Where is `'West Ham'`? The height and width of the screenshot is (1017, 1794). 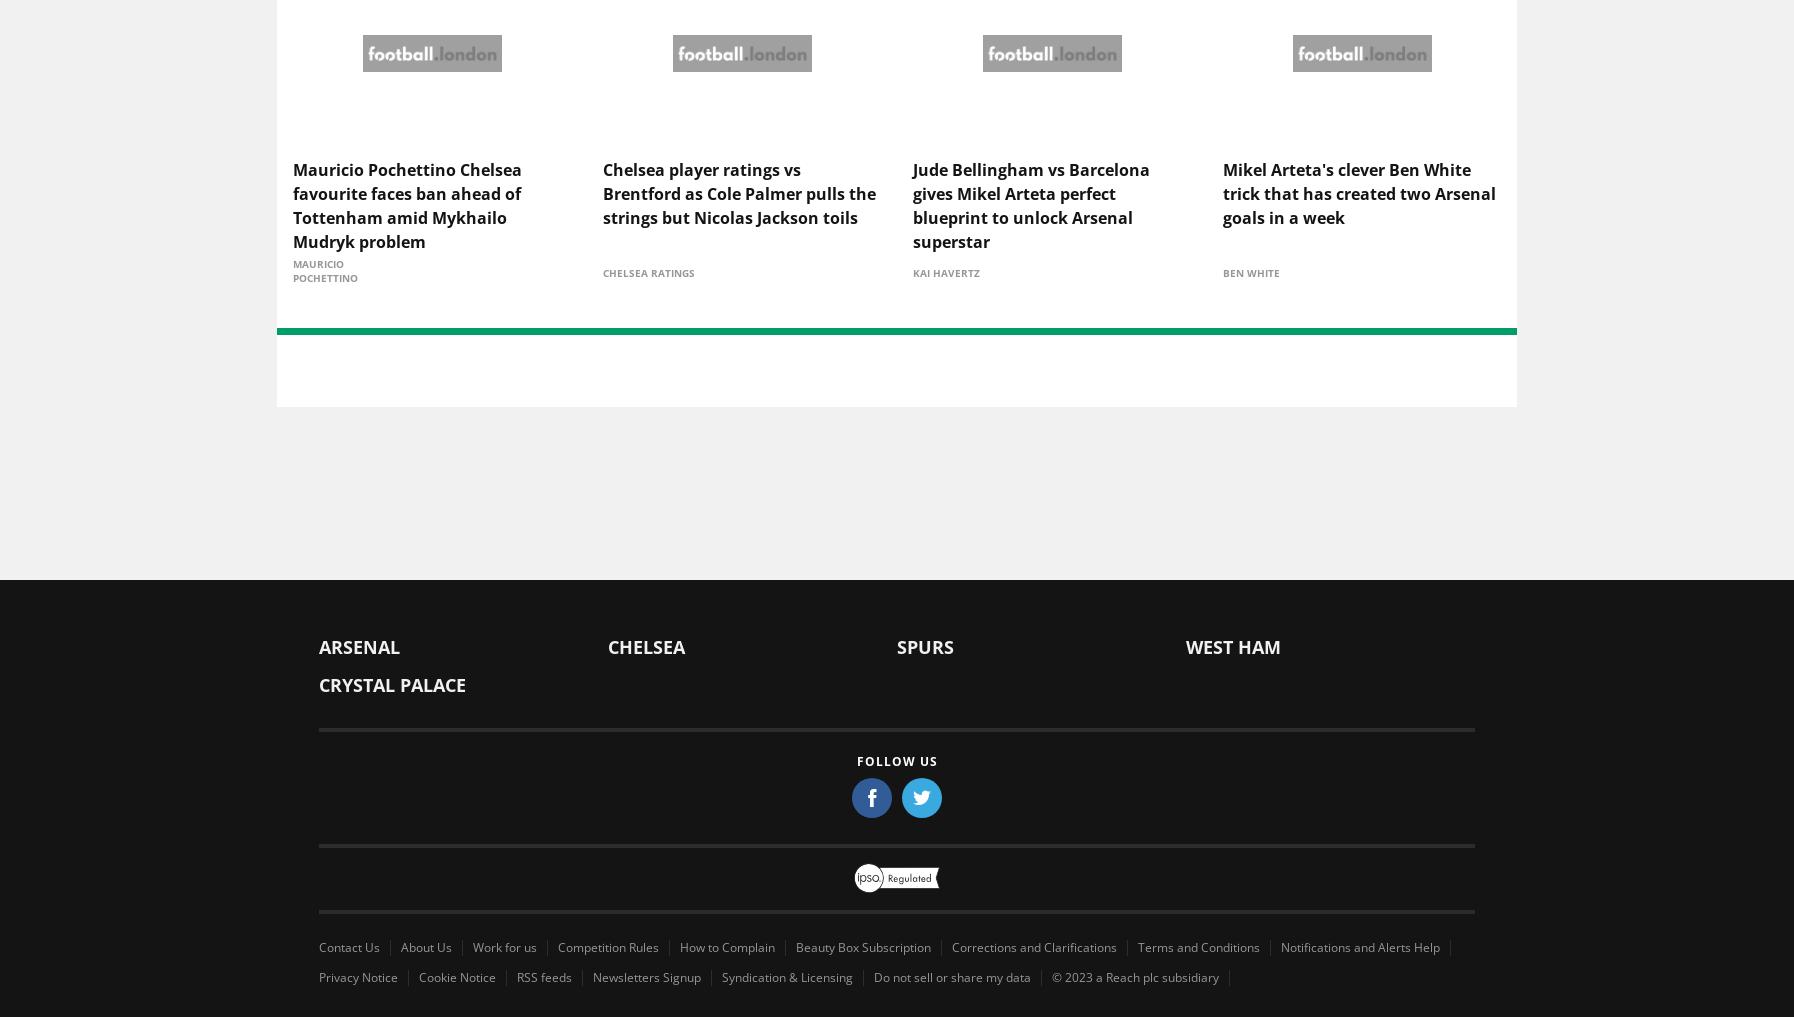 'West Ham' is located at coordinates (1232, 649).